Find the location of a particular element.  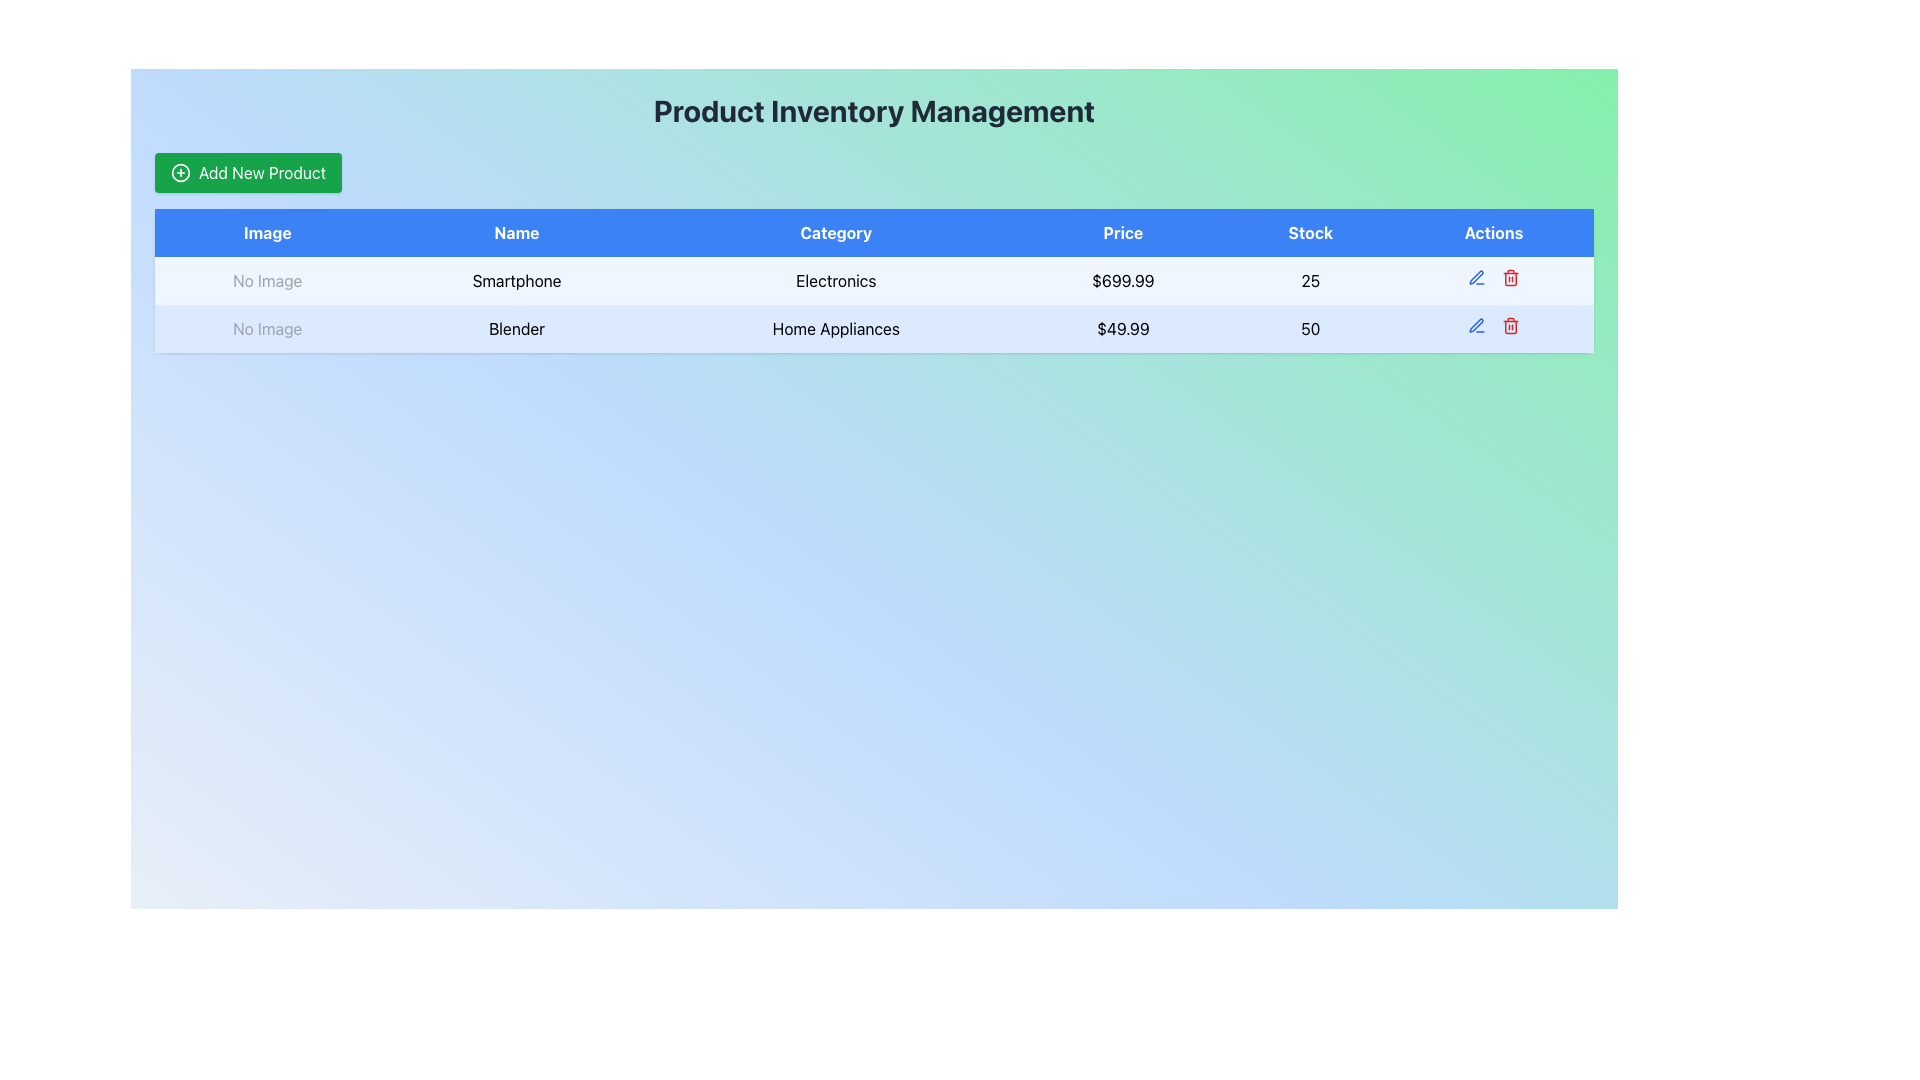

the text label component displaying 'Electronics' in the first row of a table, which is aligned with the headers and positioned between 'Smartphone' and '$699.99' is located at coordinates (836, 281).